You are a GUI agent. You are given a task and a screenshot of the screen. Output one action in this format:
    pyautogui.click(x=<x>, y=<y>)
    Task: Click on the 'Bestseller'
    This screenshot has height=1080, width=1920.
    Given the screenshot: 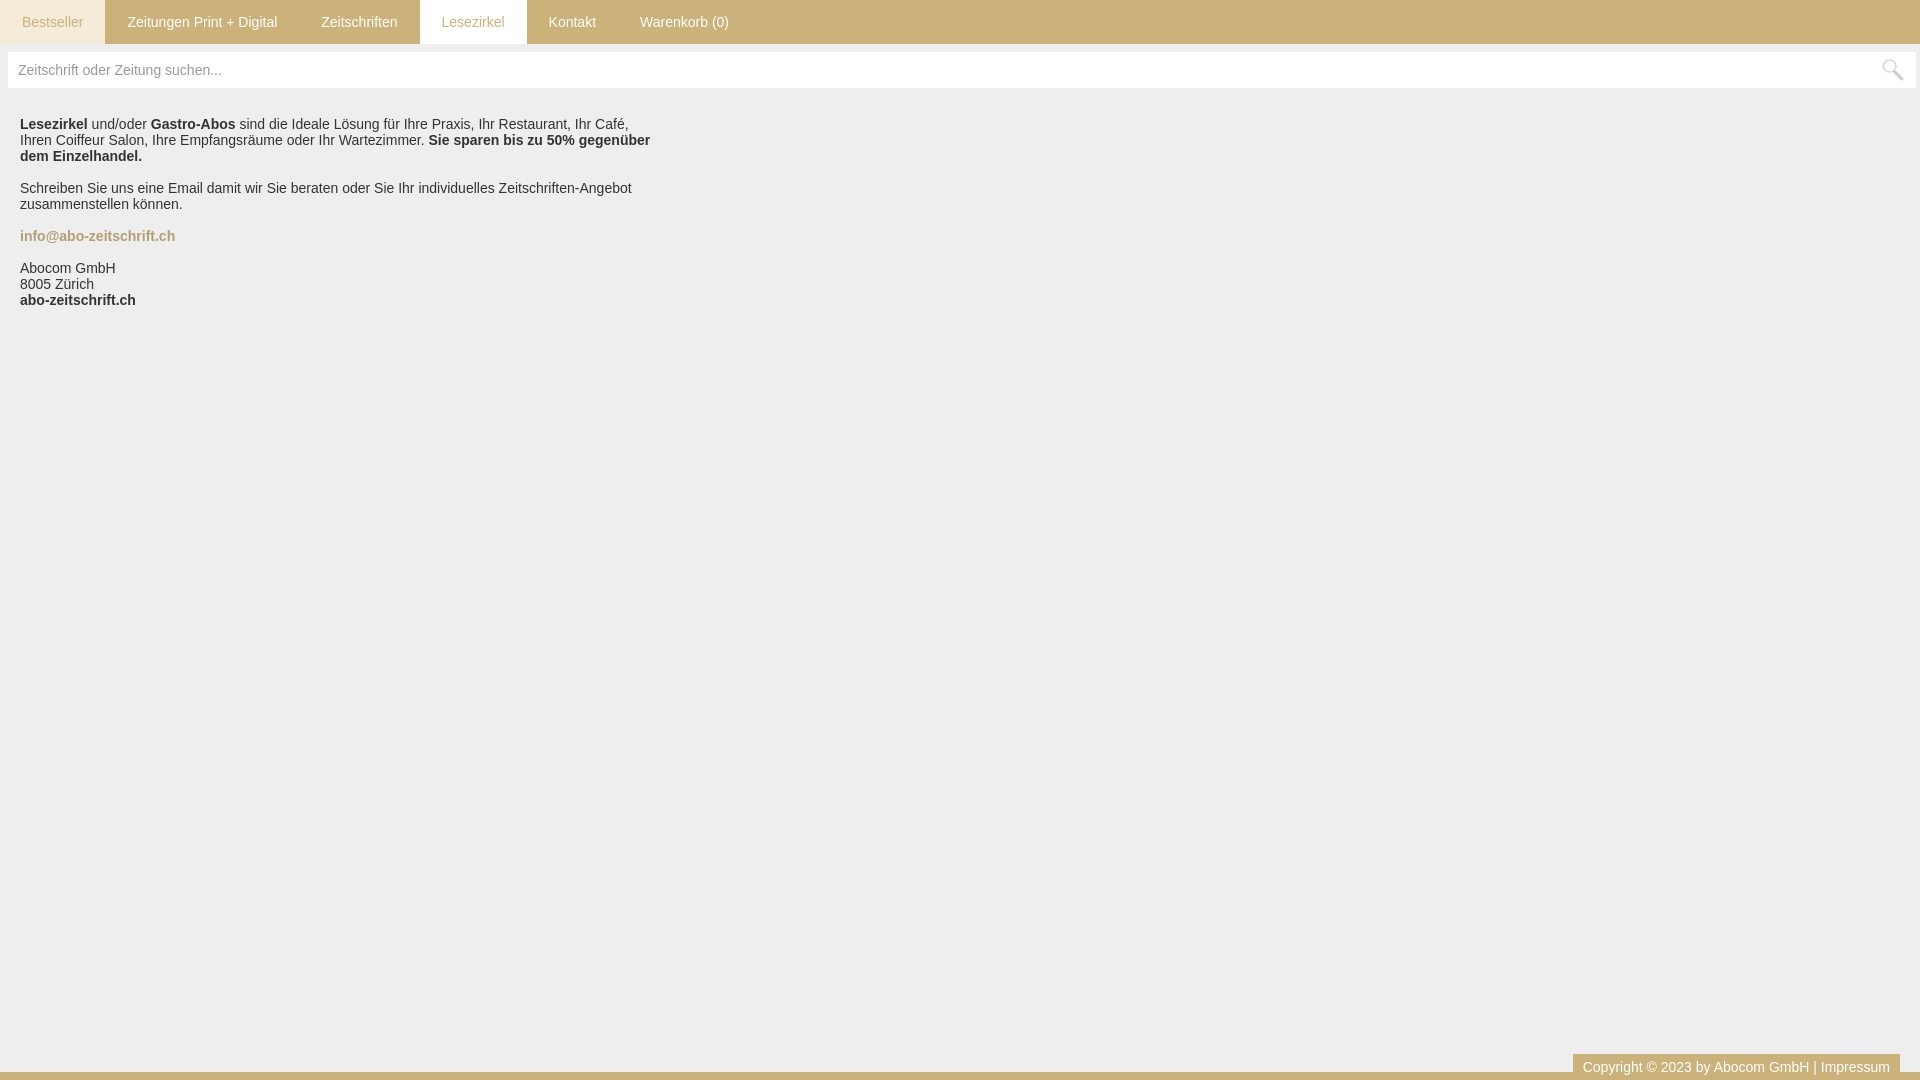 What is the action you would take?
    pyautogui.click(x=52, y=22)
    